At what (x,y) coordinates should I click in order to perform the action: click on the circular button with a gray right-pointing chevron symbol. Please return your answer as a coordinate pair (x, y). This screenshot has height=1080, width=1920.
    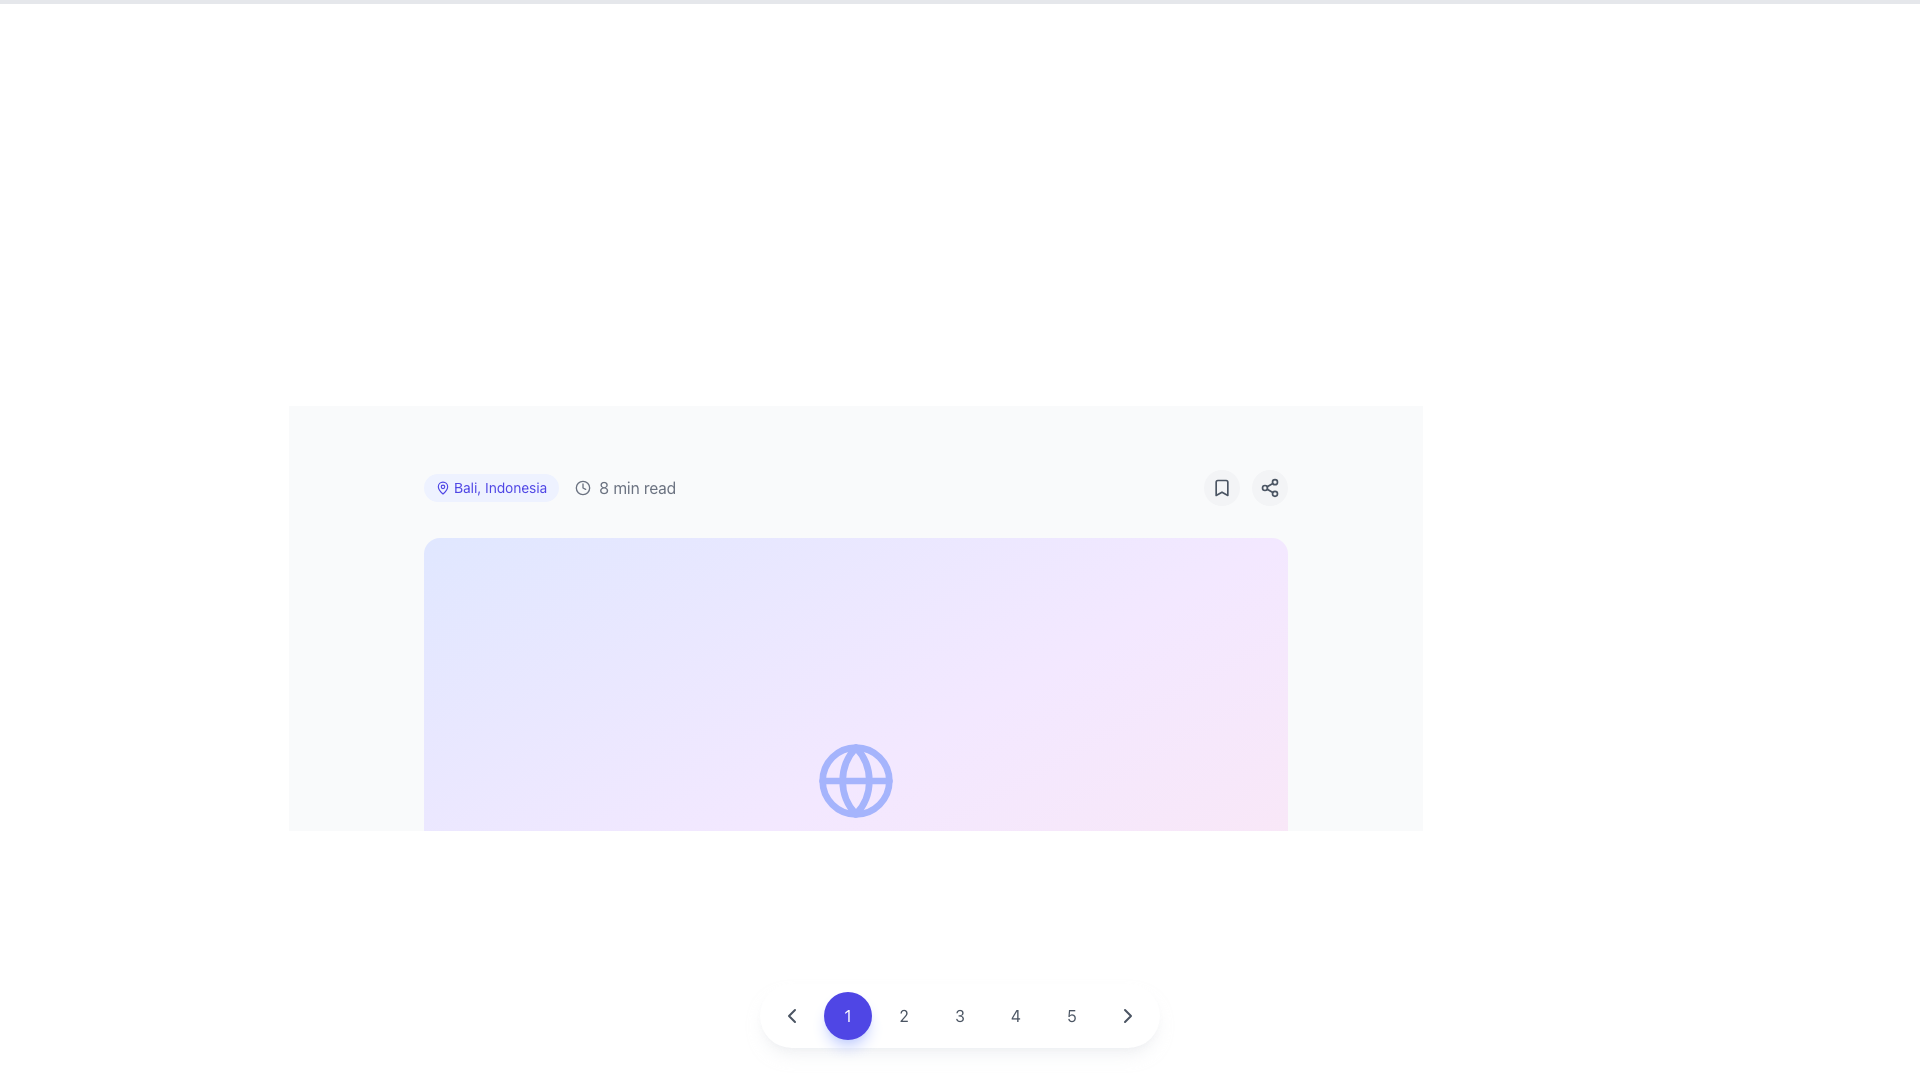
    Looking at the image, I should click on (1128, 1015).